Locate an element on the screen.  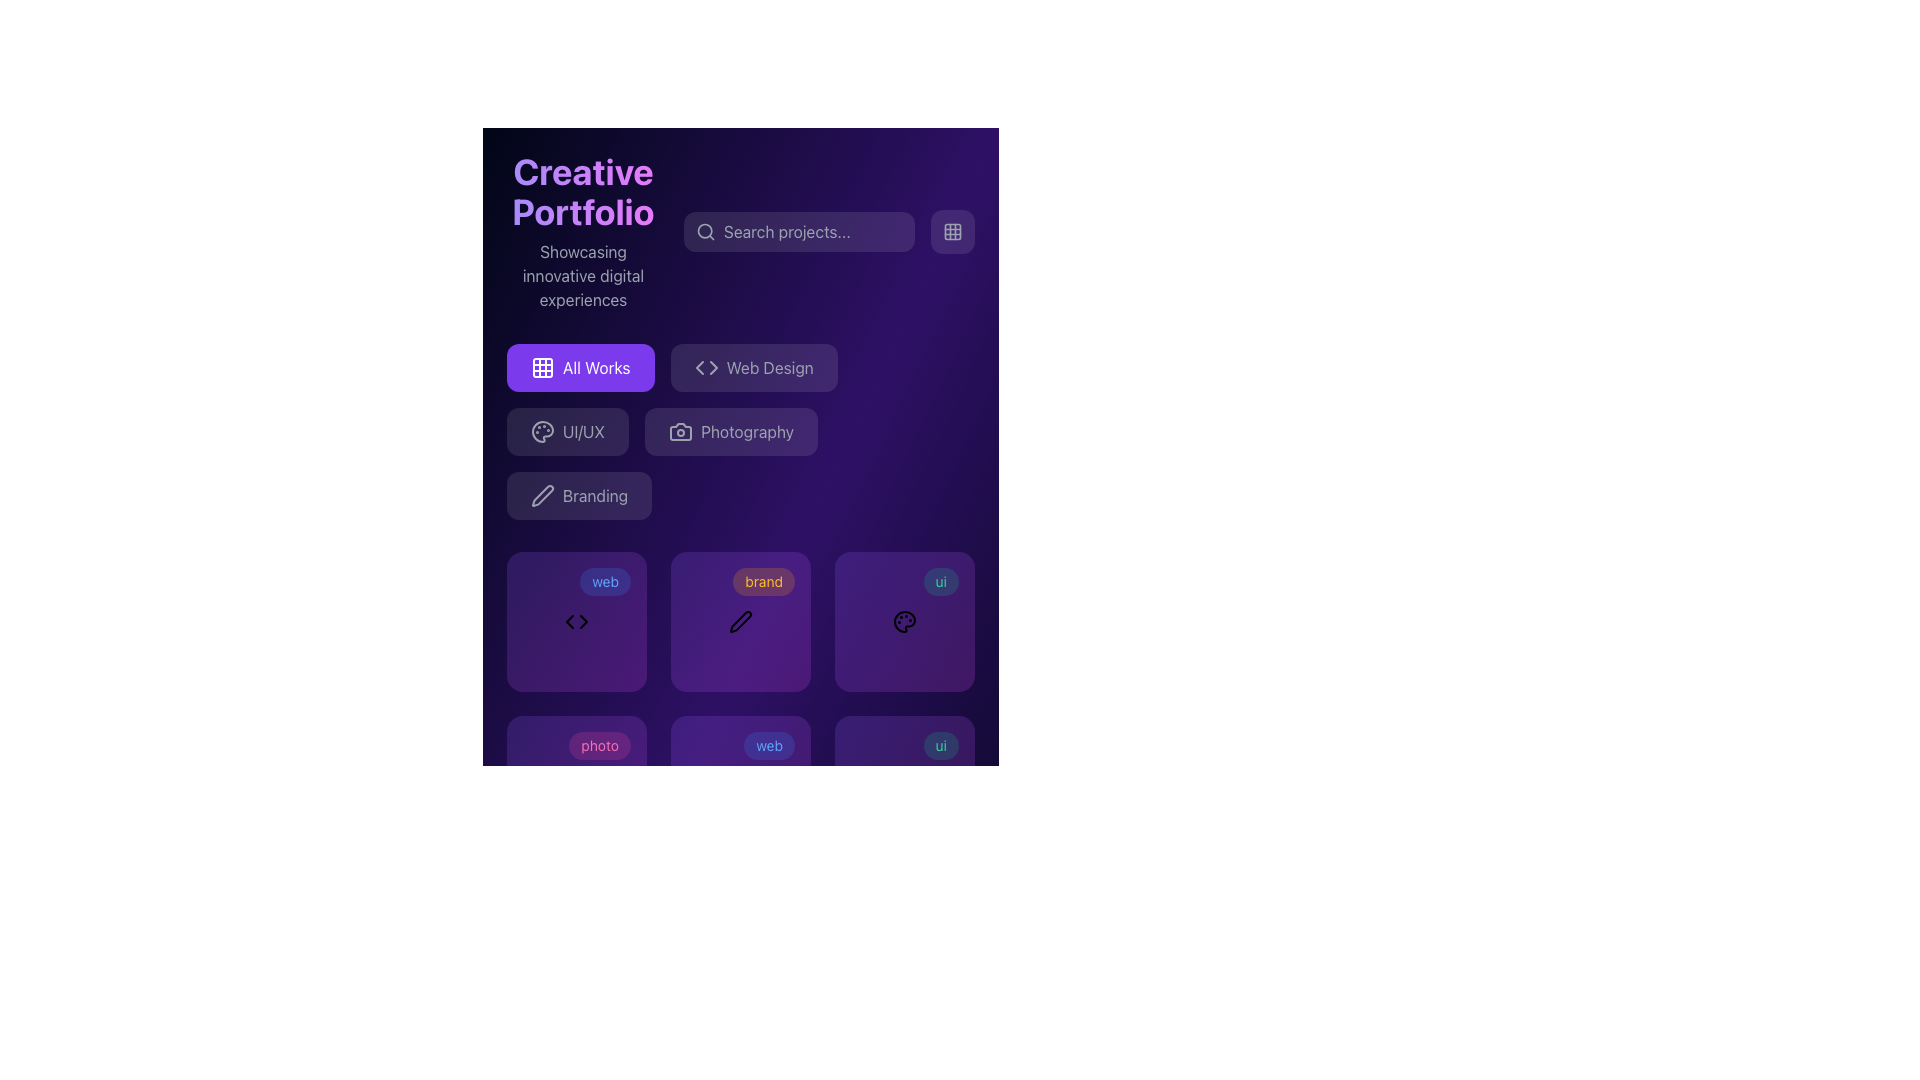
the artistic design icon located at the center of the 'ui' card in the bottom right quadrant of the grid layout is located at coordinates (904, 620).